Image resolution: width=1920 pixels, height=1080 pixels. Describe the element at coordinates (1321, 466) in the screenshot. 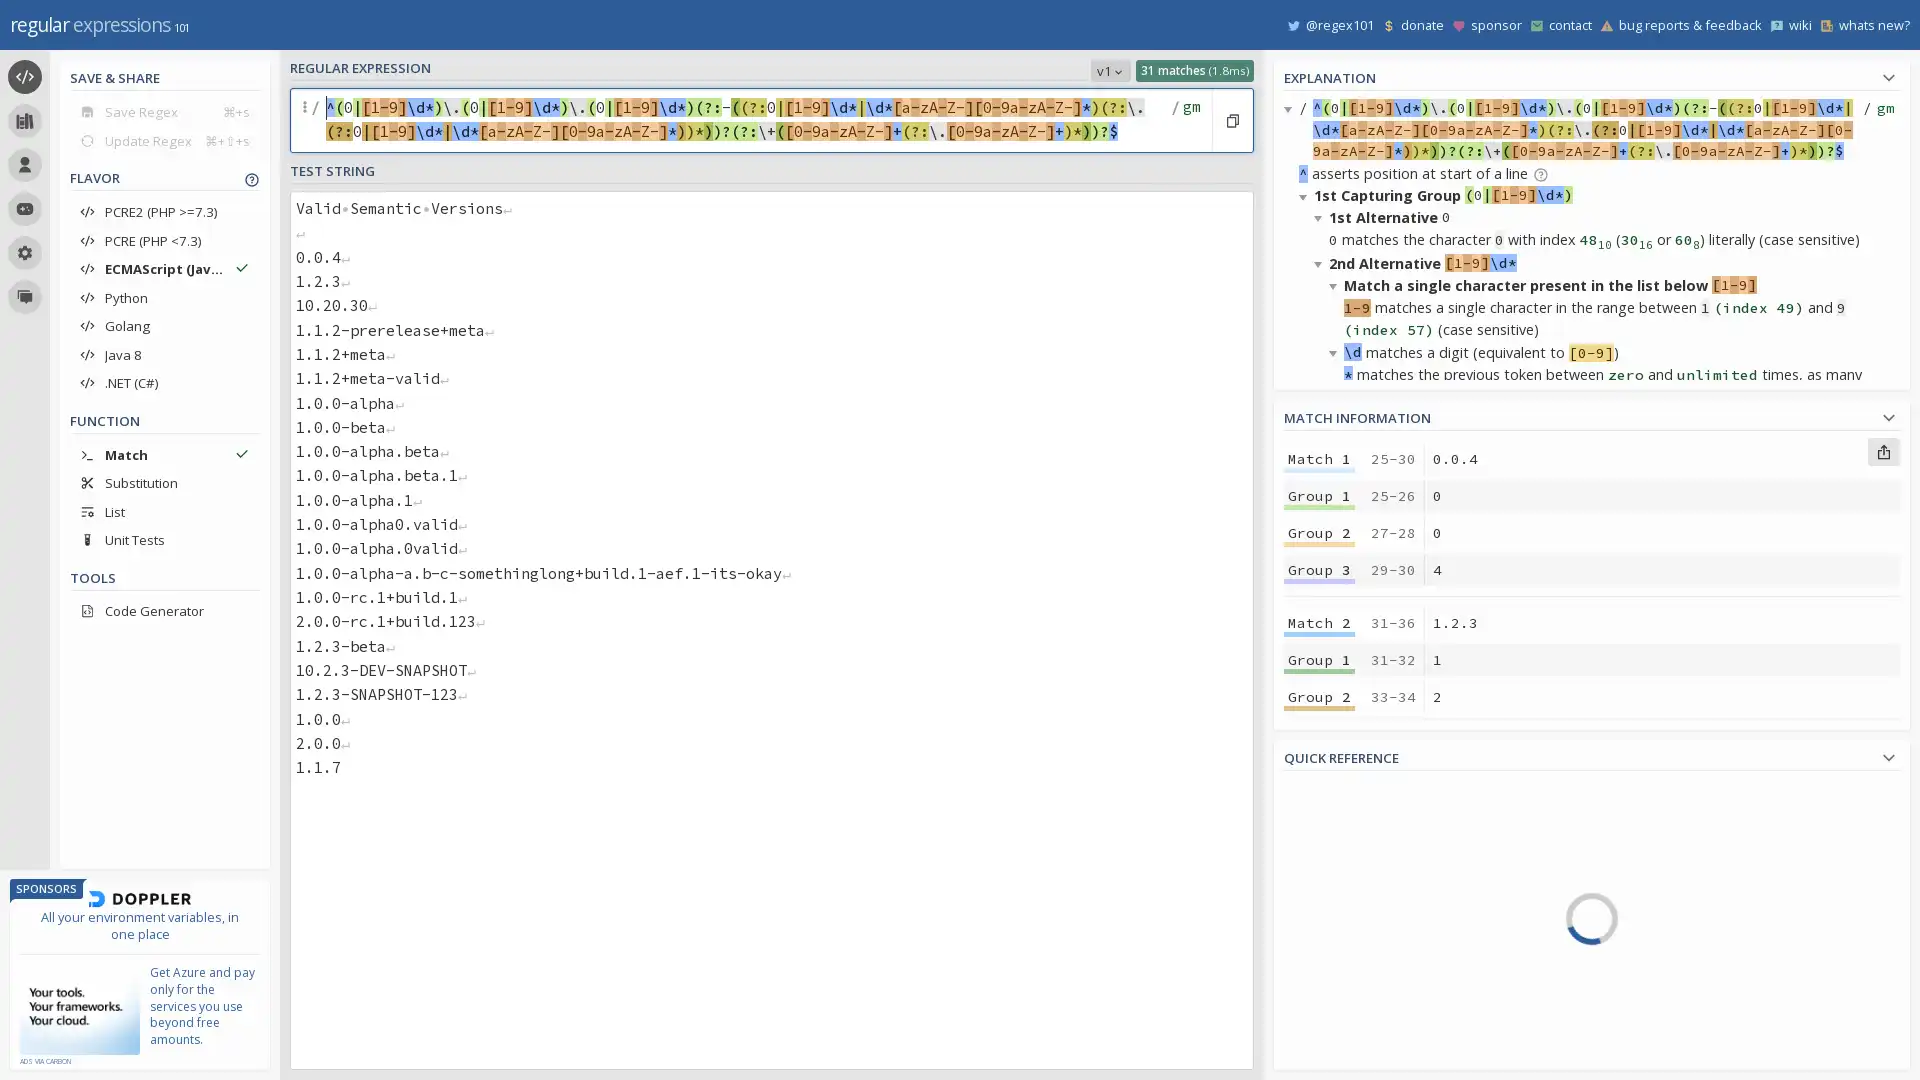

I see `Collapse Subtree` at that location.